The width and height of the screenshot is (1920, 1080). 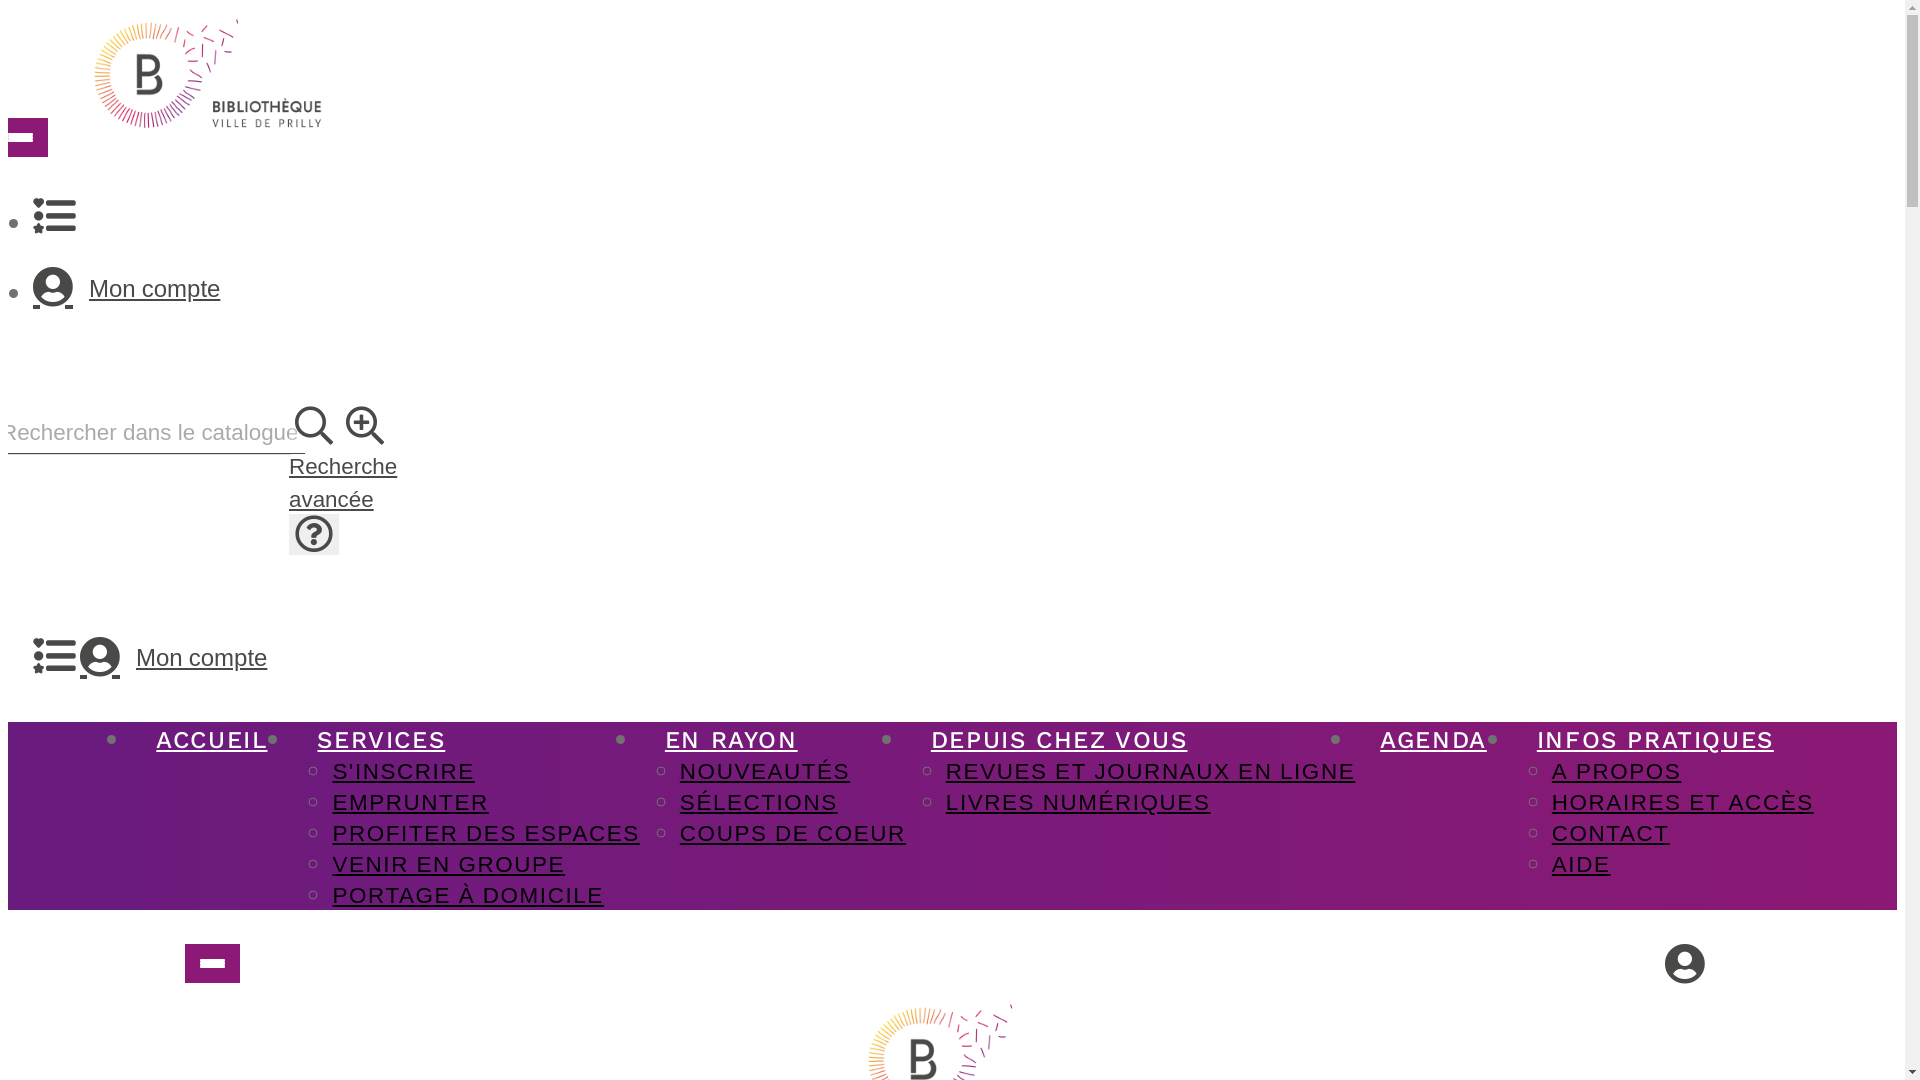 I want to click on 'CONTACT', so click(x=1611, y=832).